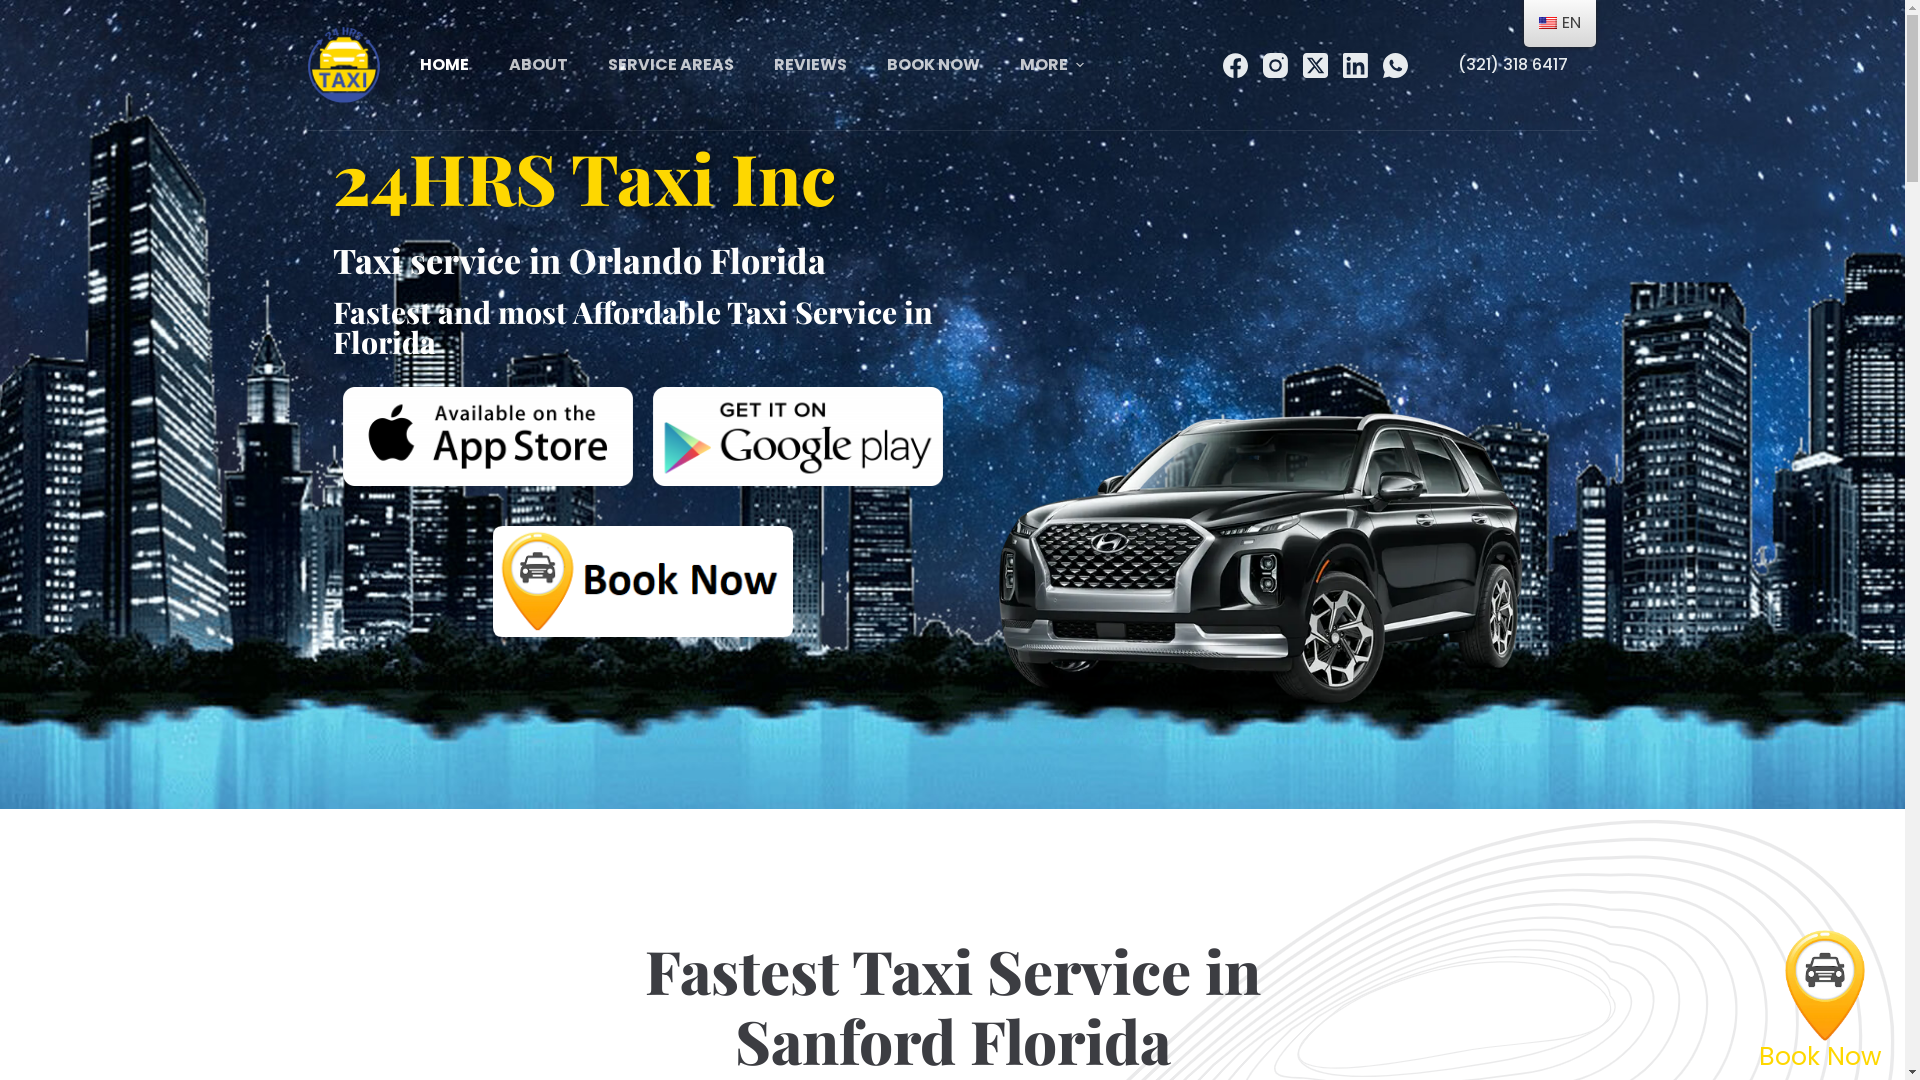 The height and width of the screenshot is (1080, 1920). I want to click on 'REVIEWS', so click(752, 64).